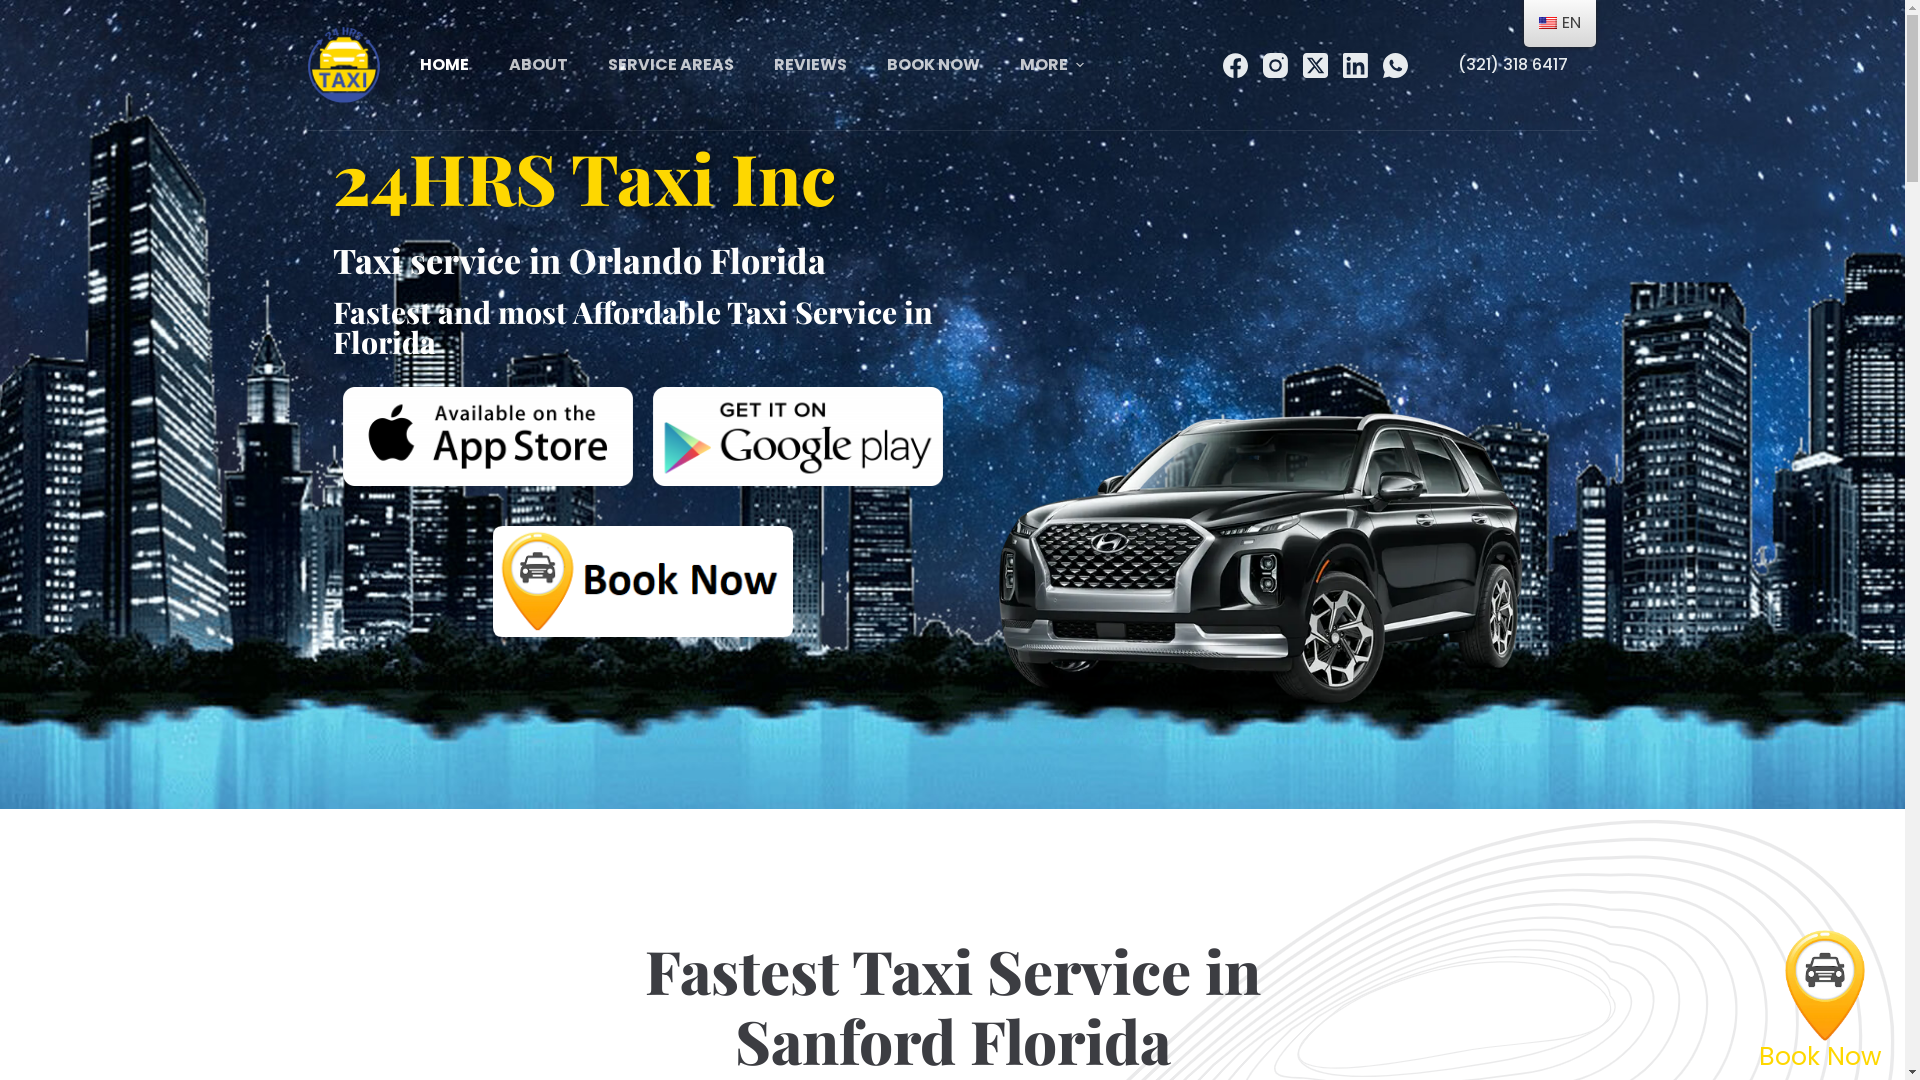 The height and width of the screenshot is (1080, 1920). I want to click on 'REVIEWS', so click(752, 64).